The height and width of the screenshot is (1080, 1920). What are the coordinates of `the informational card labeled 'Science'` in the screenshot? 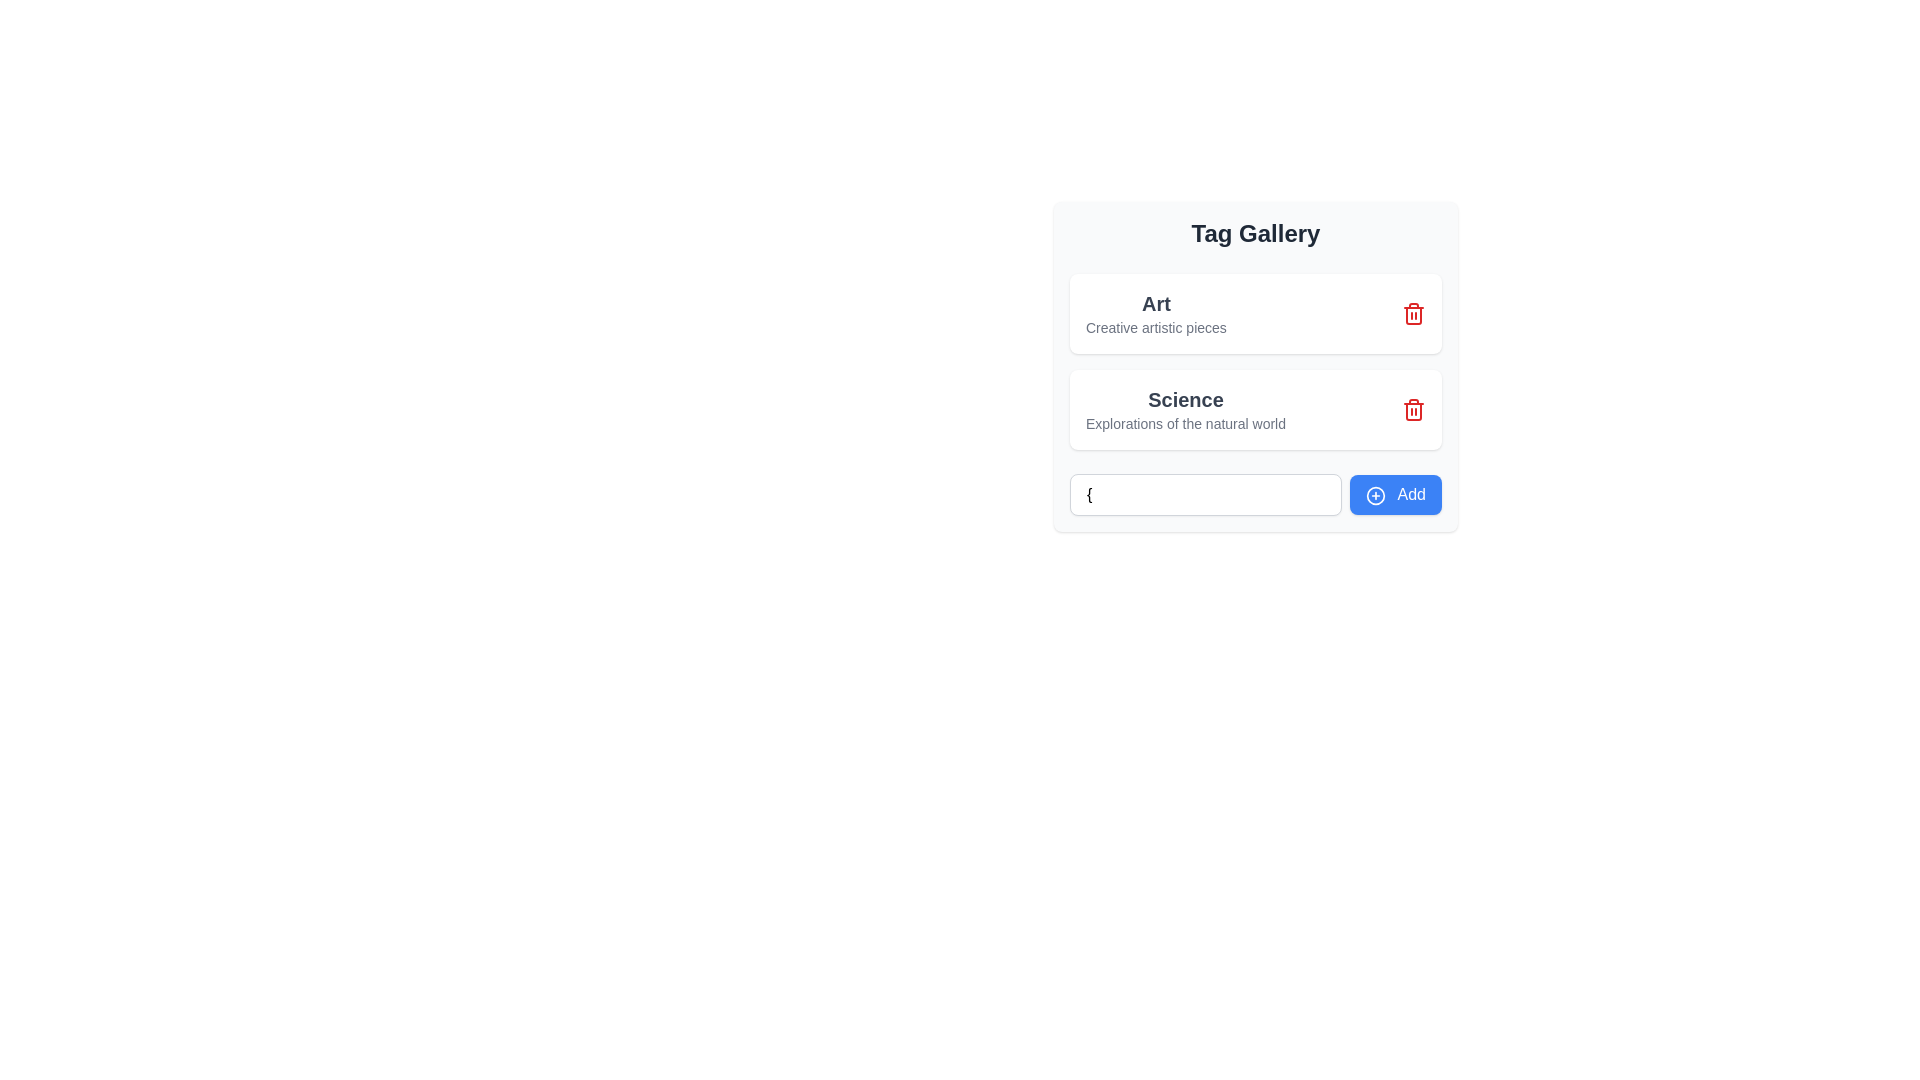 It's located at (1255, 408).